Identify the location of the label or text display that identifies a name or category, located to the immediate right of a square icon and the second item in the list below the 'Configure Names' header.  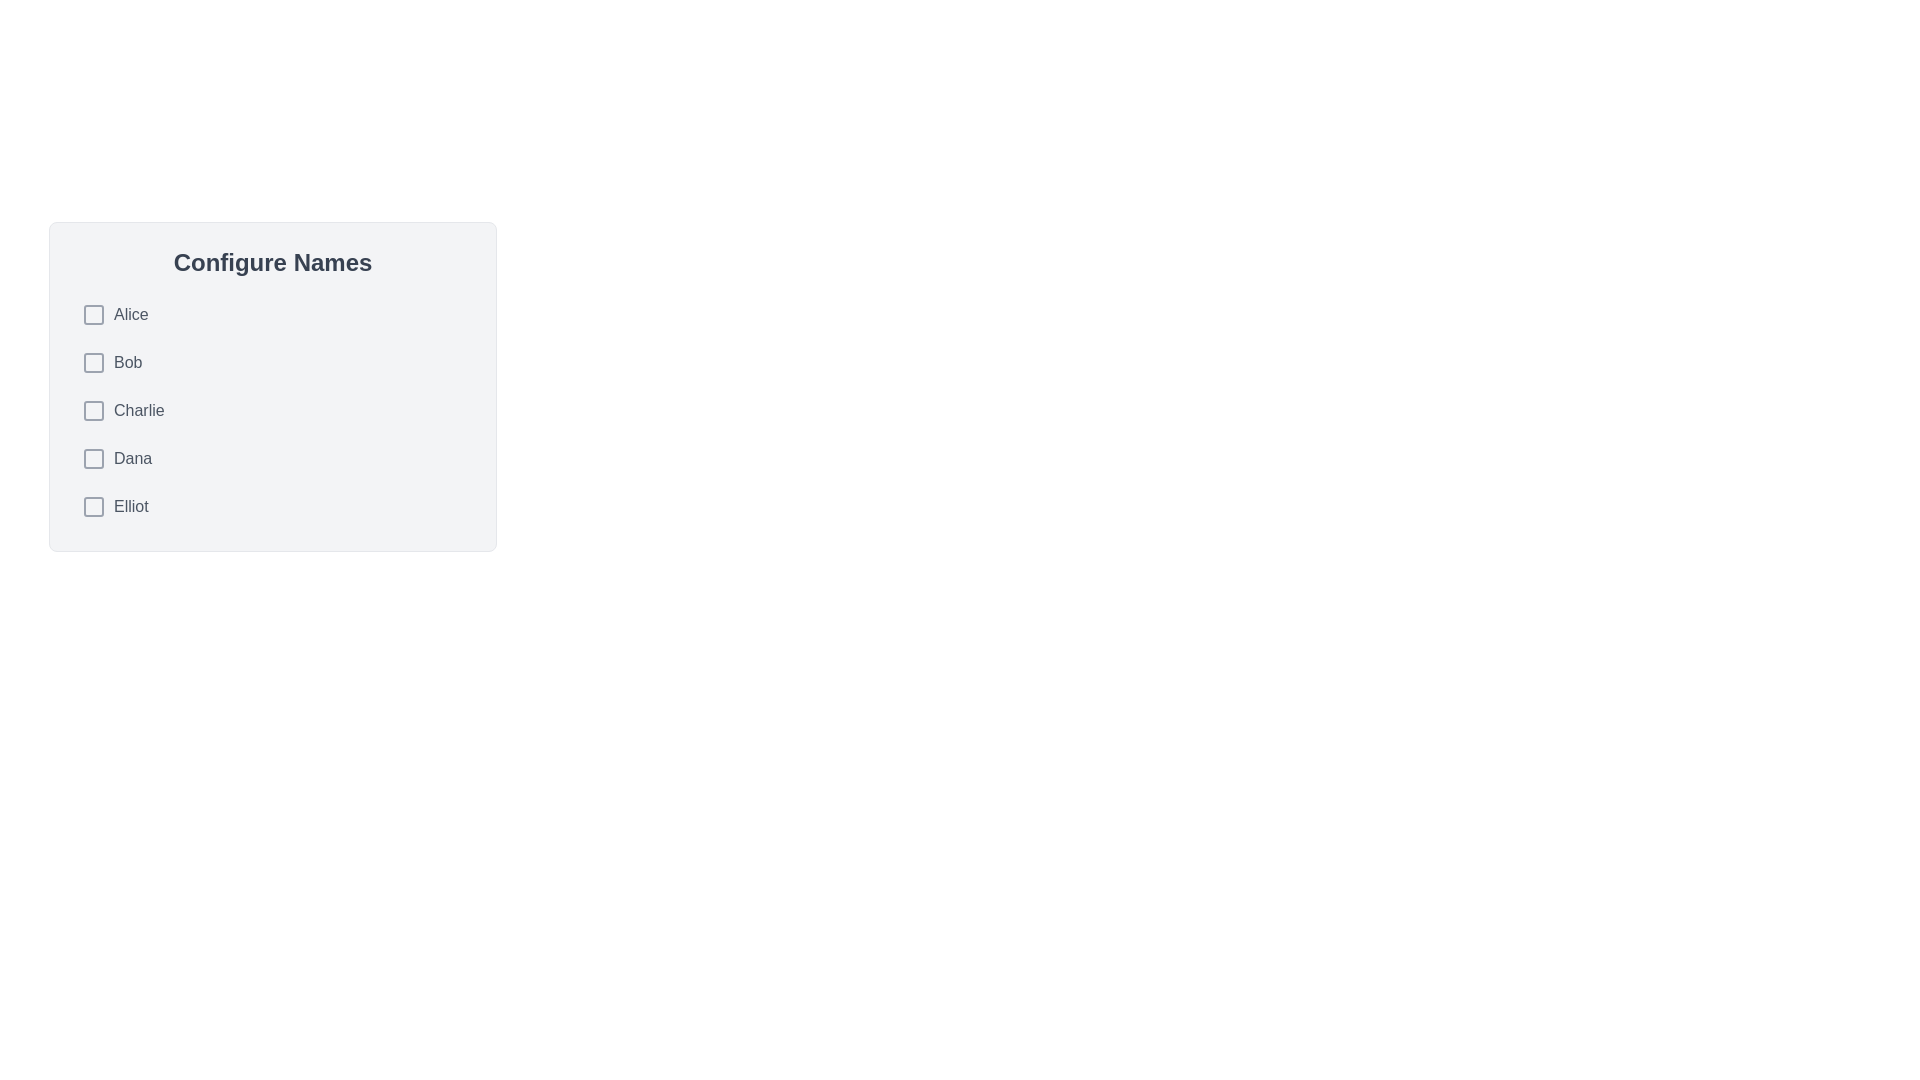
(111, 362).